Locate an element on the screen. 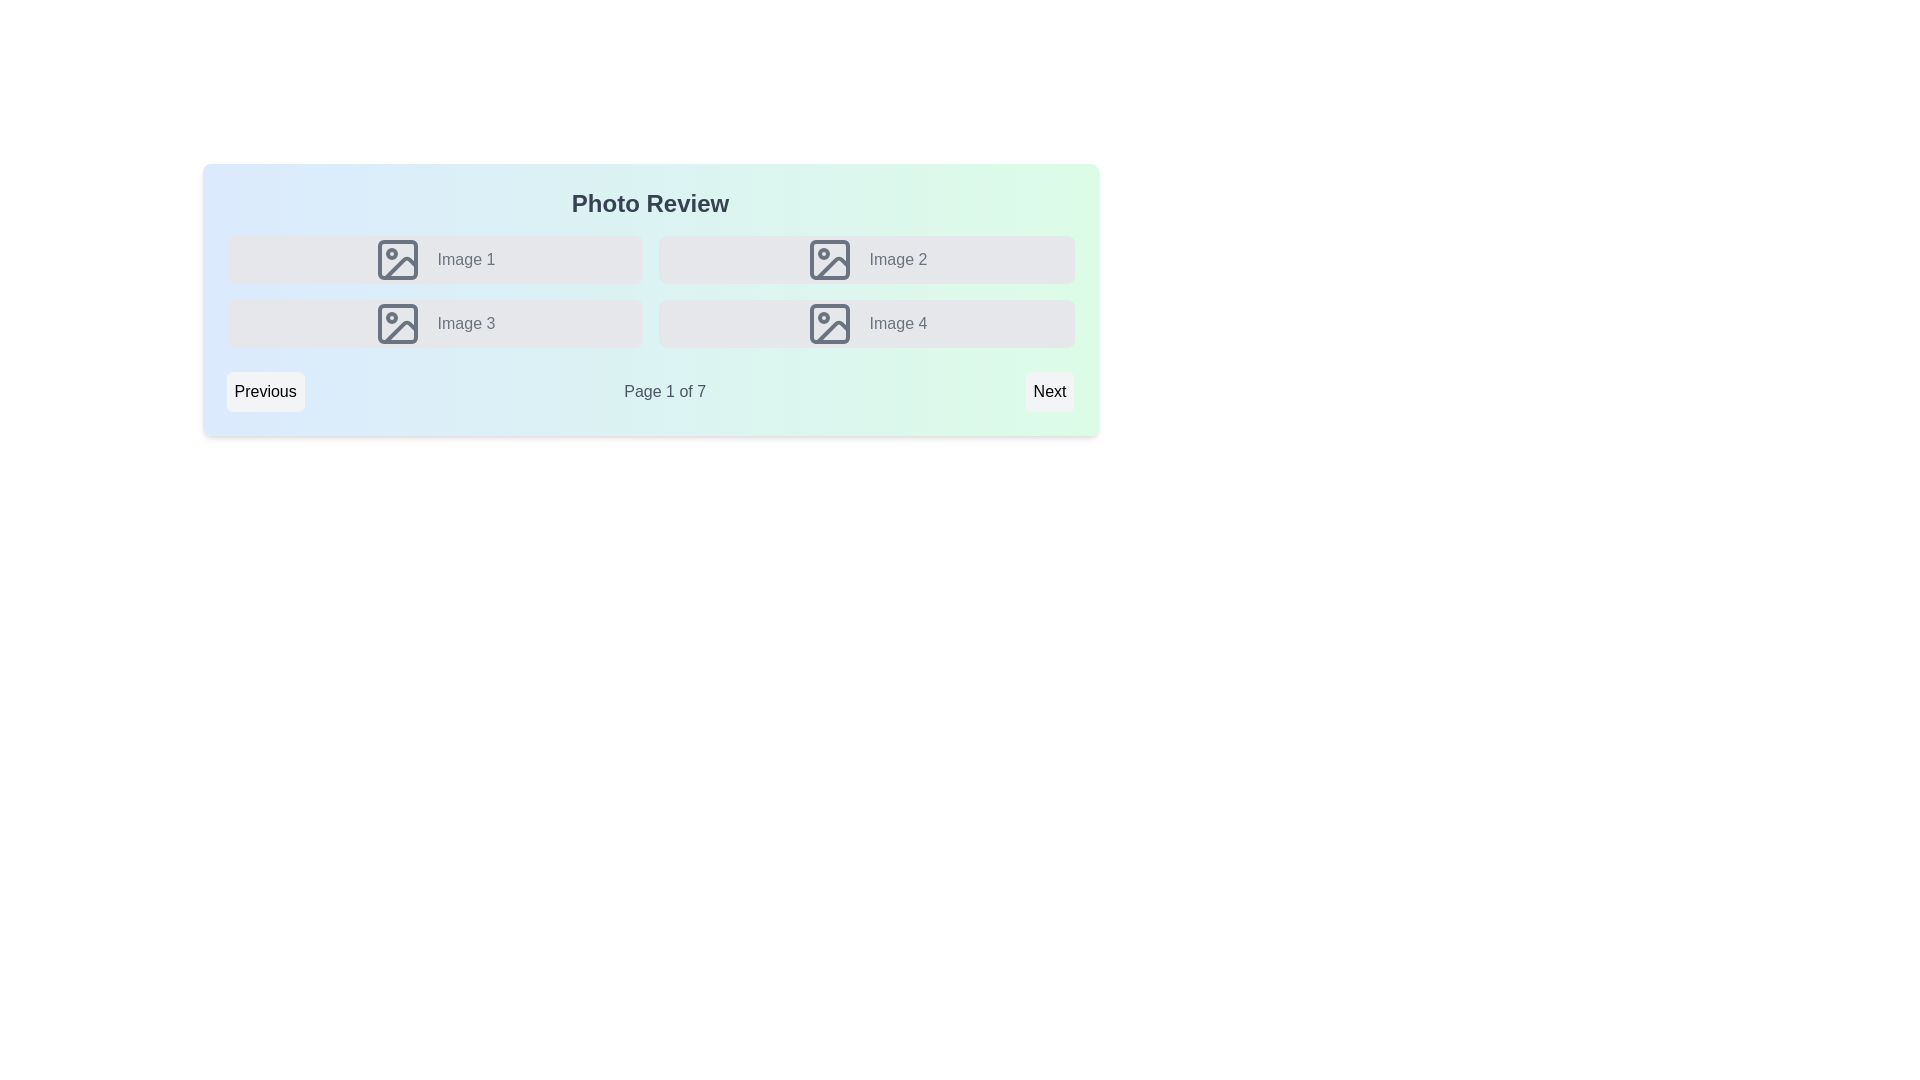  the text label displaying 'Image 4' located in the 'Photo Review' section, specifically in the second row and second column of the grid layout, directly to the right of the image icon is located at coordinates (897, 323).